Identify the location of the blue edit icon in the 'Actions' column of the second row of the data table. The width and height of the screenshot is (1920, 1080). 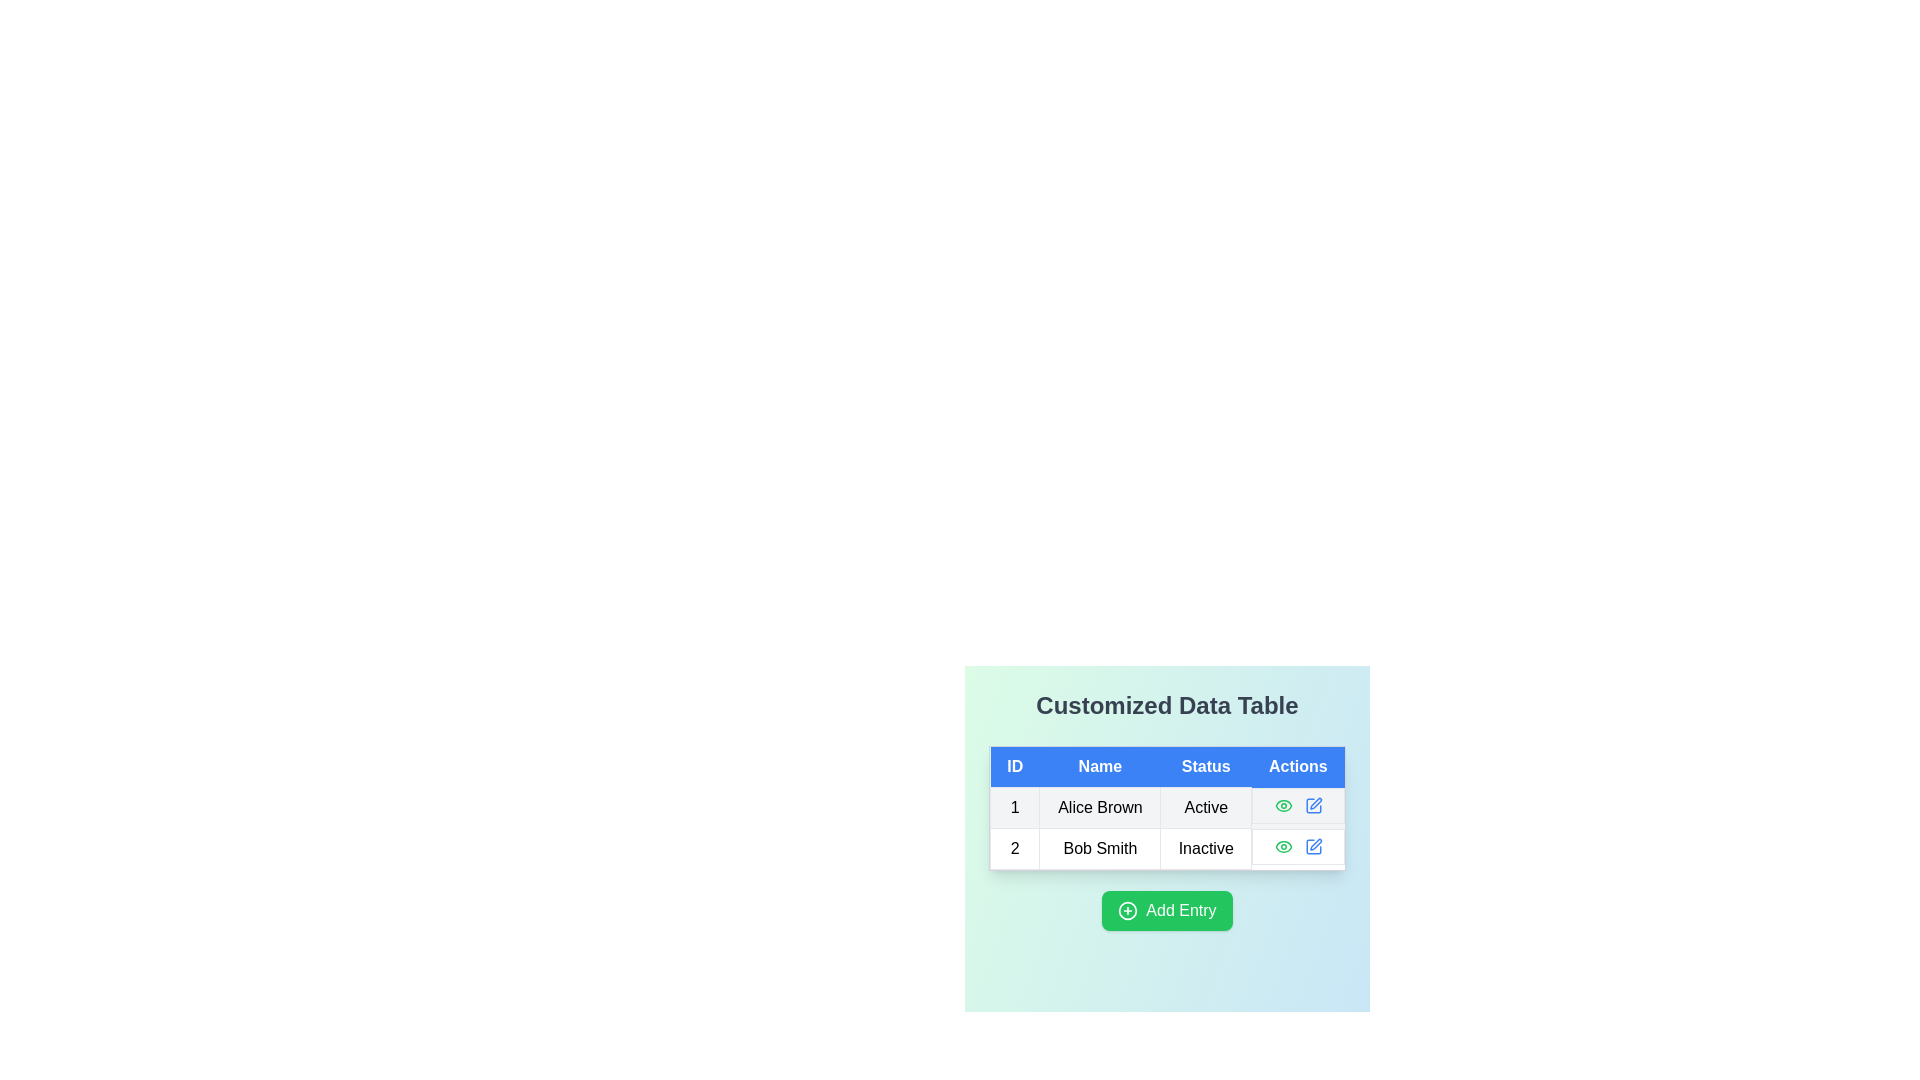
(1315, 844).